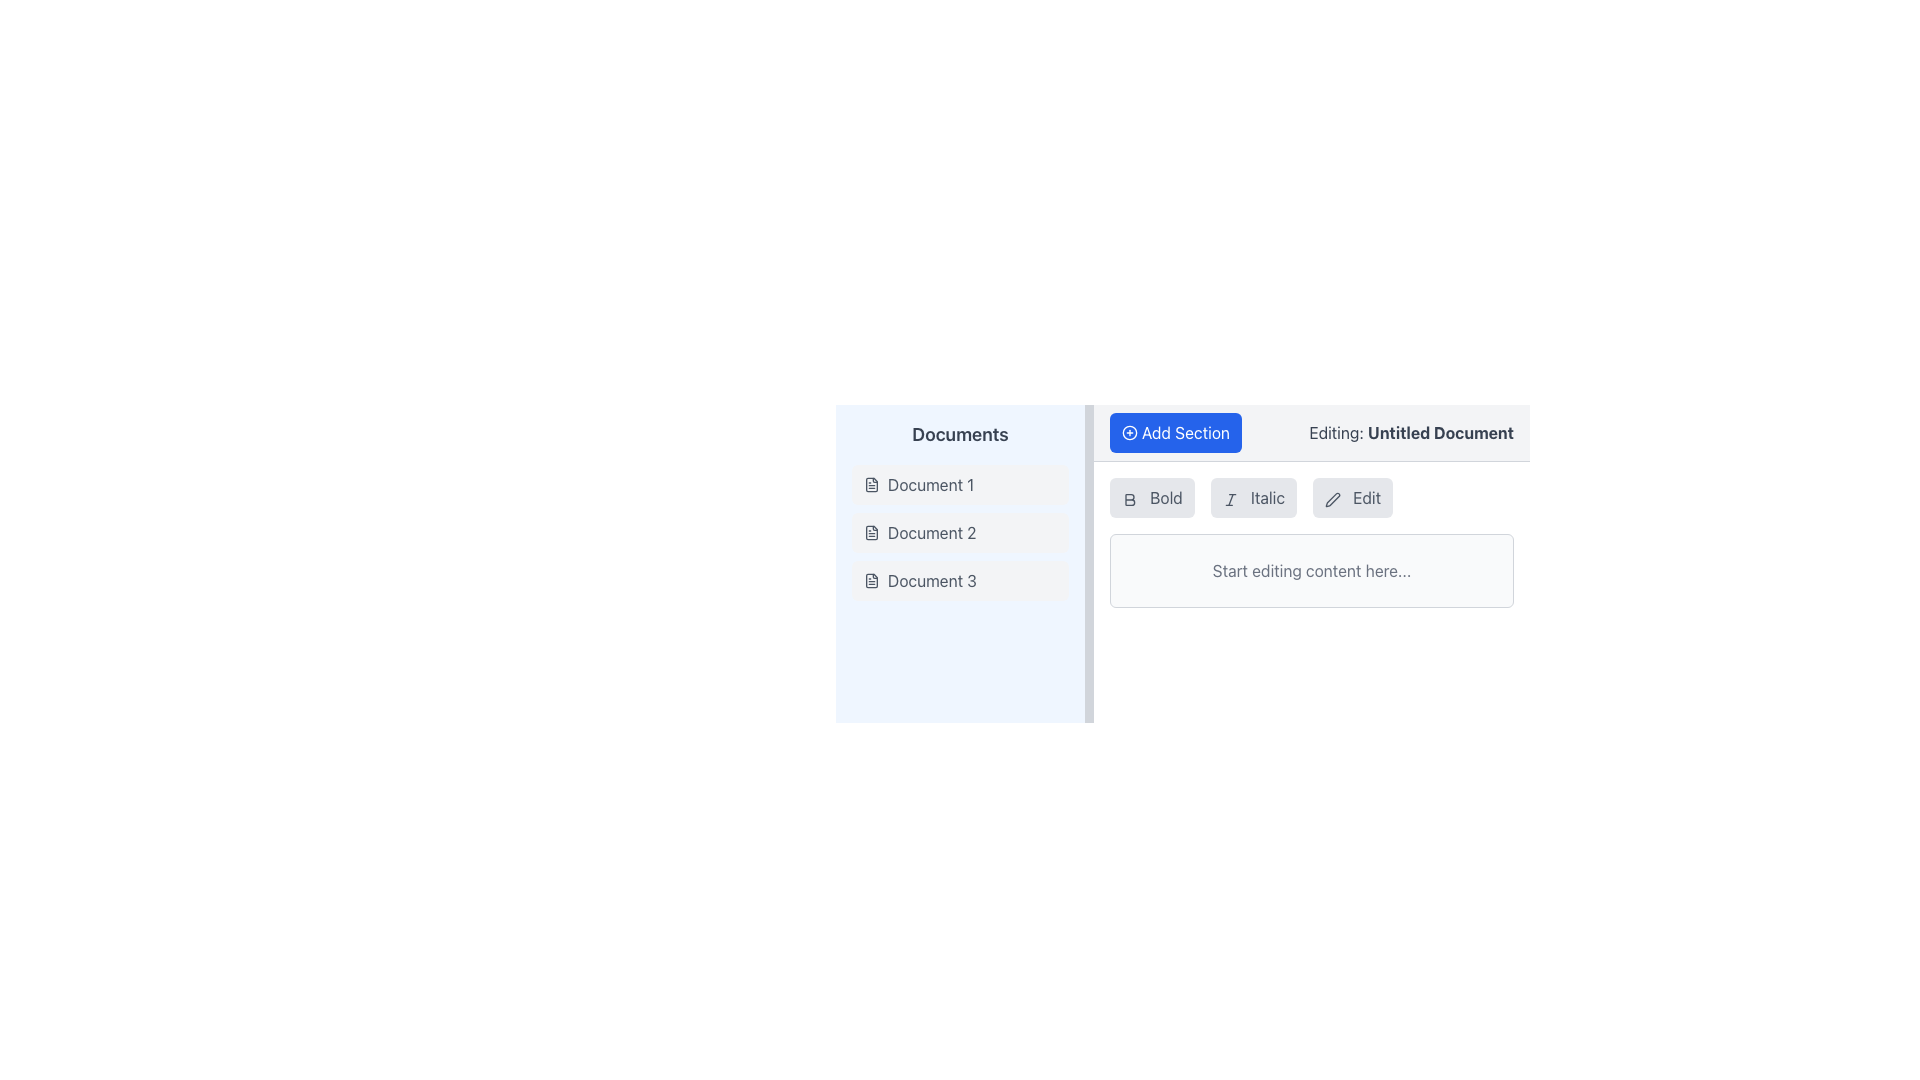 The image size is (1920, 1080). I want to click on the decorative icon located to the left of the 'Edit' label in the toolbar area of the application, which indicates editing functionality, so click(1333, 498).